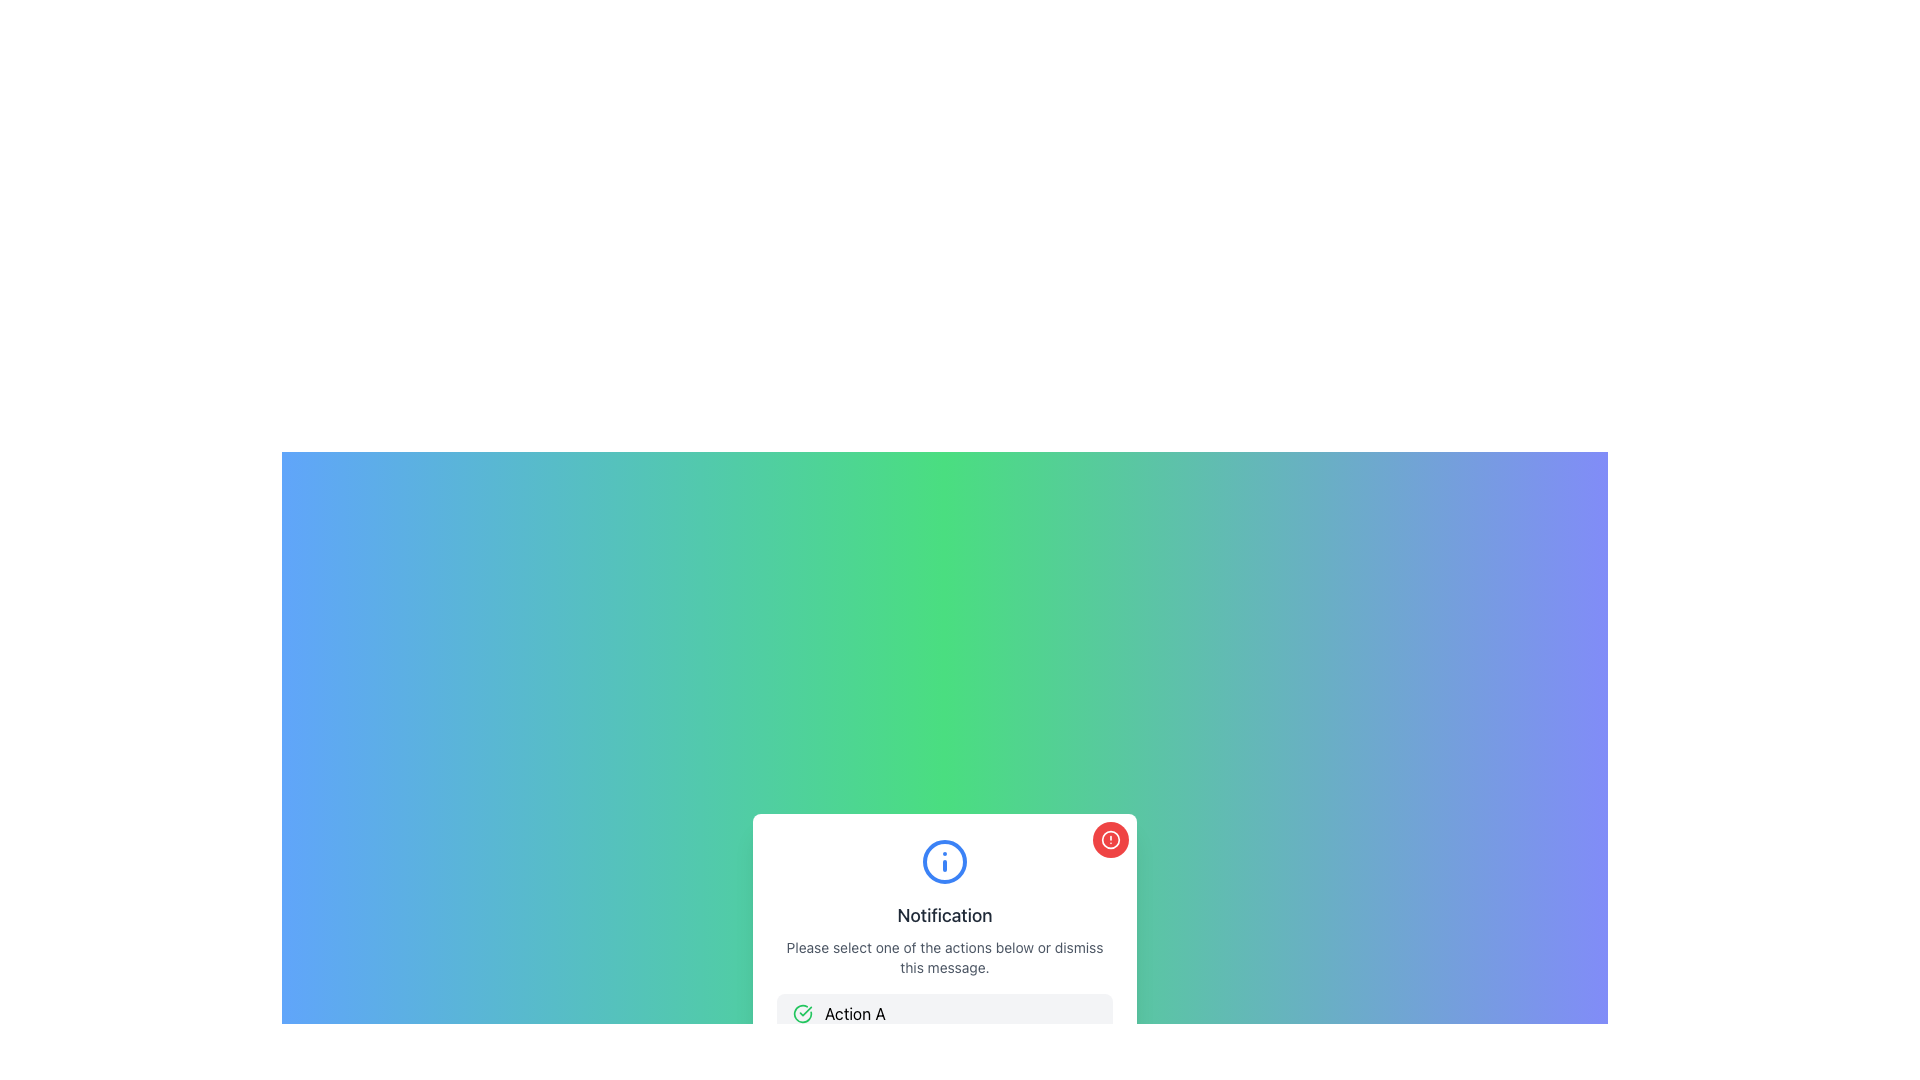 The image size is (1920, 1080). Describe the element at coordinates (802, 1014) in the screenshot. I see `the circular green icon featuring a checkmark inside, which indicates confirmation or success, located within the 'Action A' button` at that location.